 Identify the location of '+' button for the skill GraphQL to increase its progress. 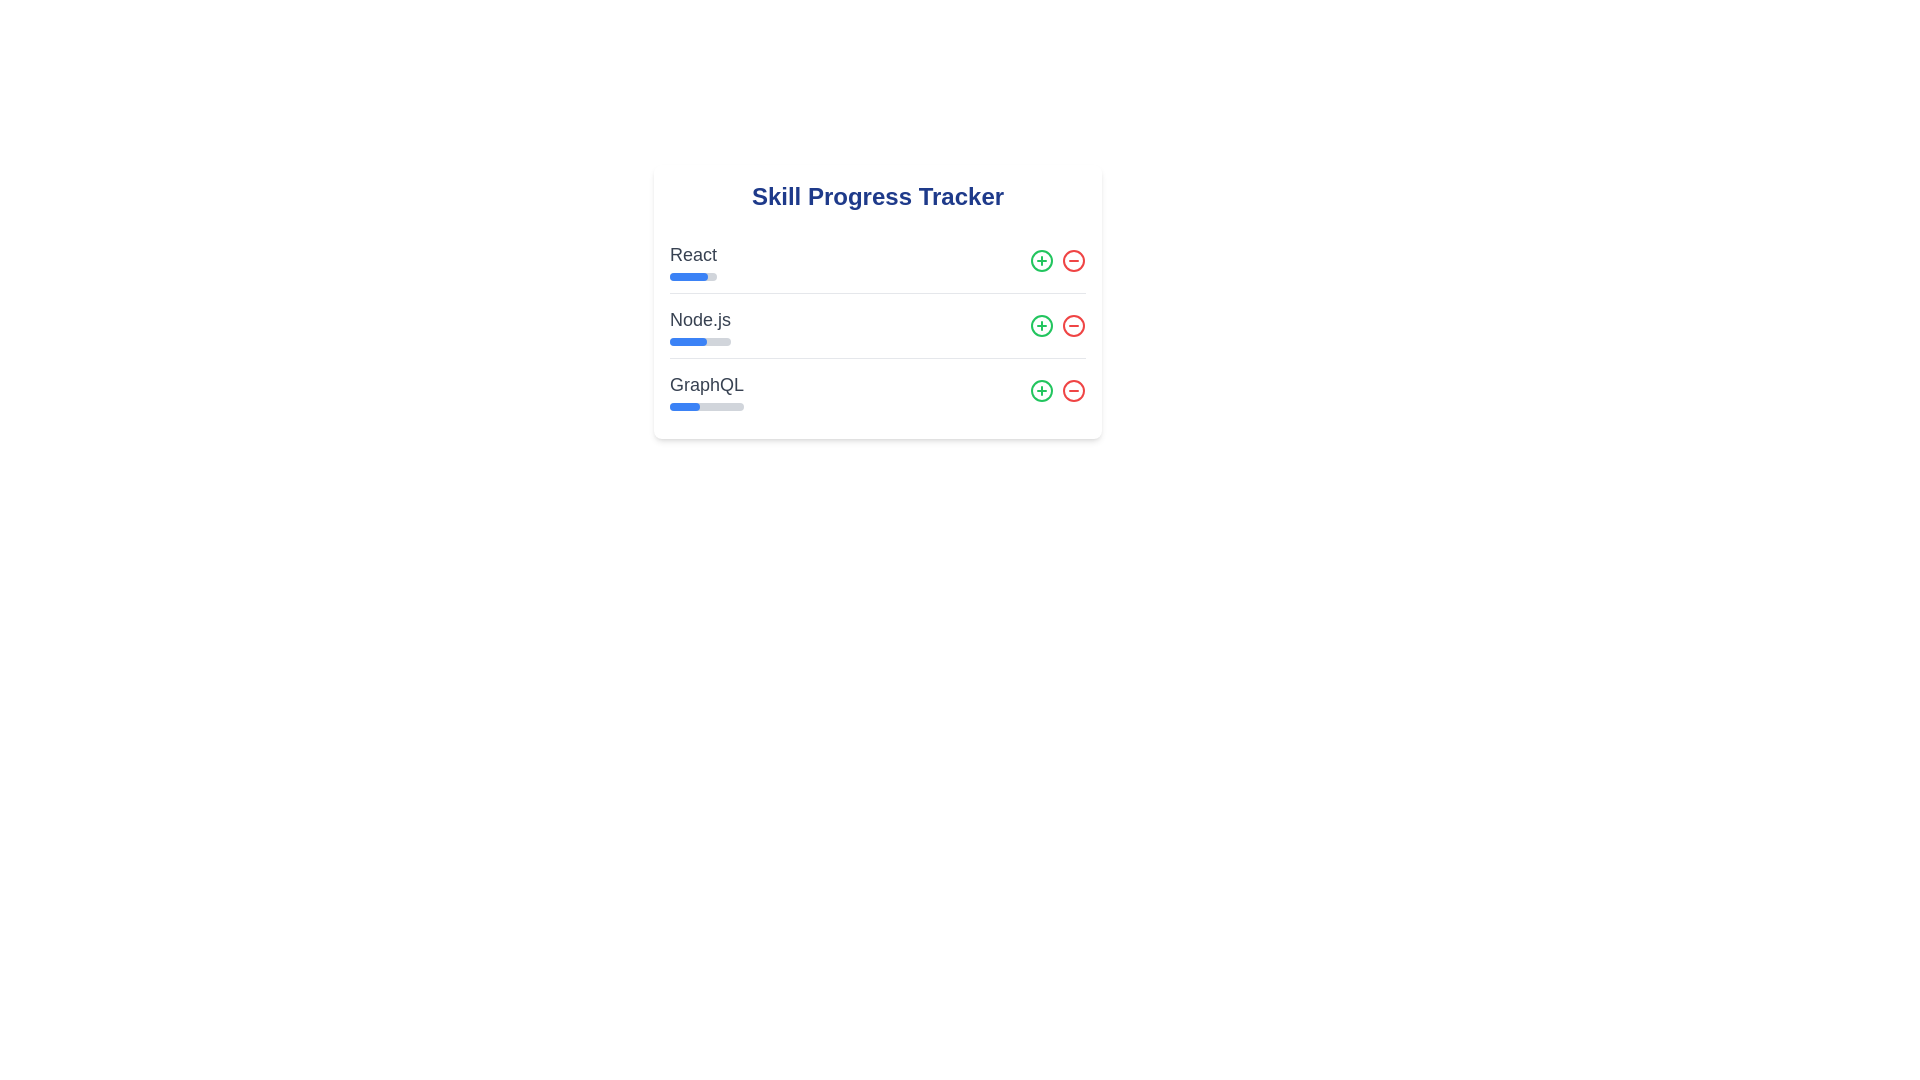
(1040, 390).